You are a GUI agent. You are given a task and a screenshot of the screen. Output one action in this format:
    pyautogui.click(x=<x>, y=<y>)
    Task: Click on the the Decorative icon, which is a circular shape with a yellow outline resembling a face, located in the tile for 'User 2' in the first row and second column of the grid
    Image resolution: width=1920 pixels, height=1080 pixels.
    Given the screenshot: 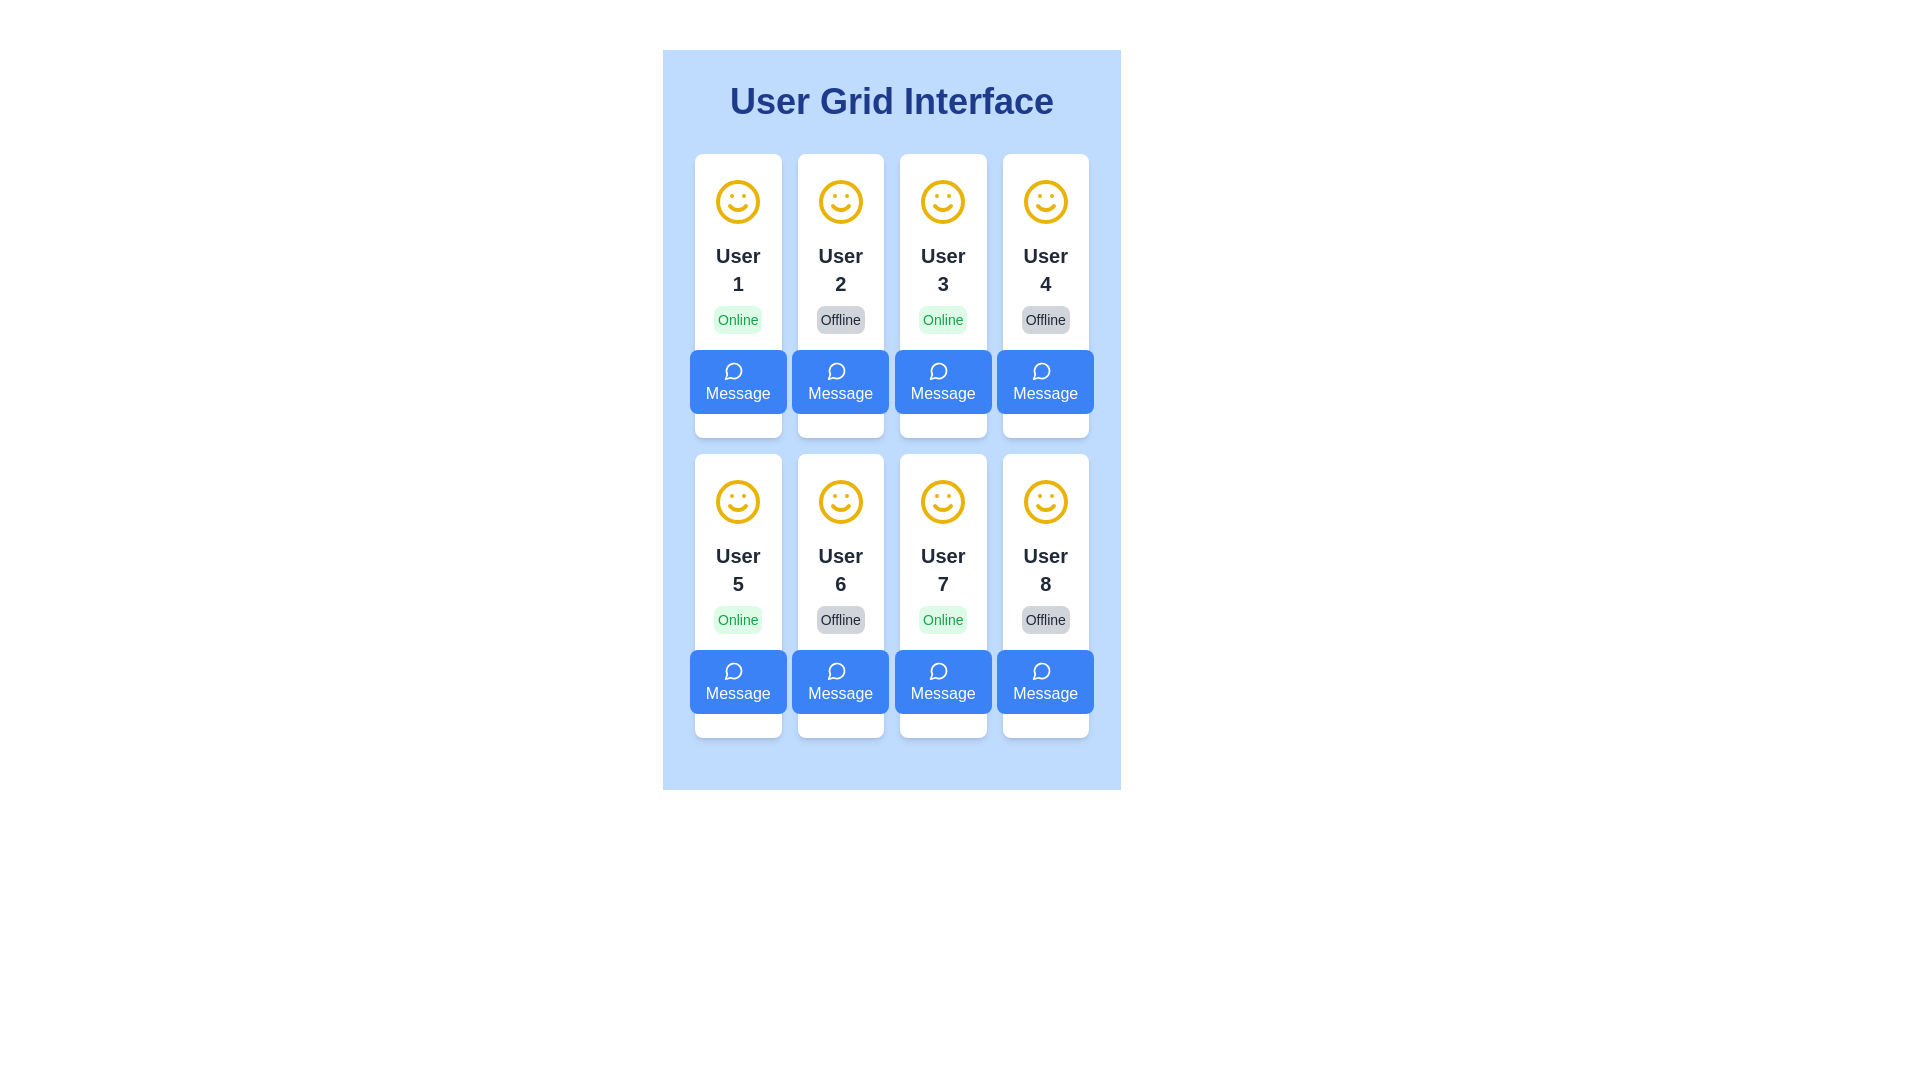 What is the action you would take?
    pyautogui.click(x=840, y=201)
    